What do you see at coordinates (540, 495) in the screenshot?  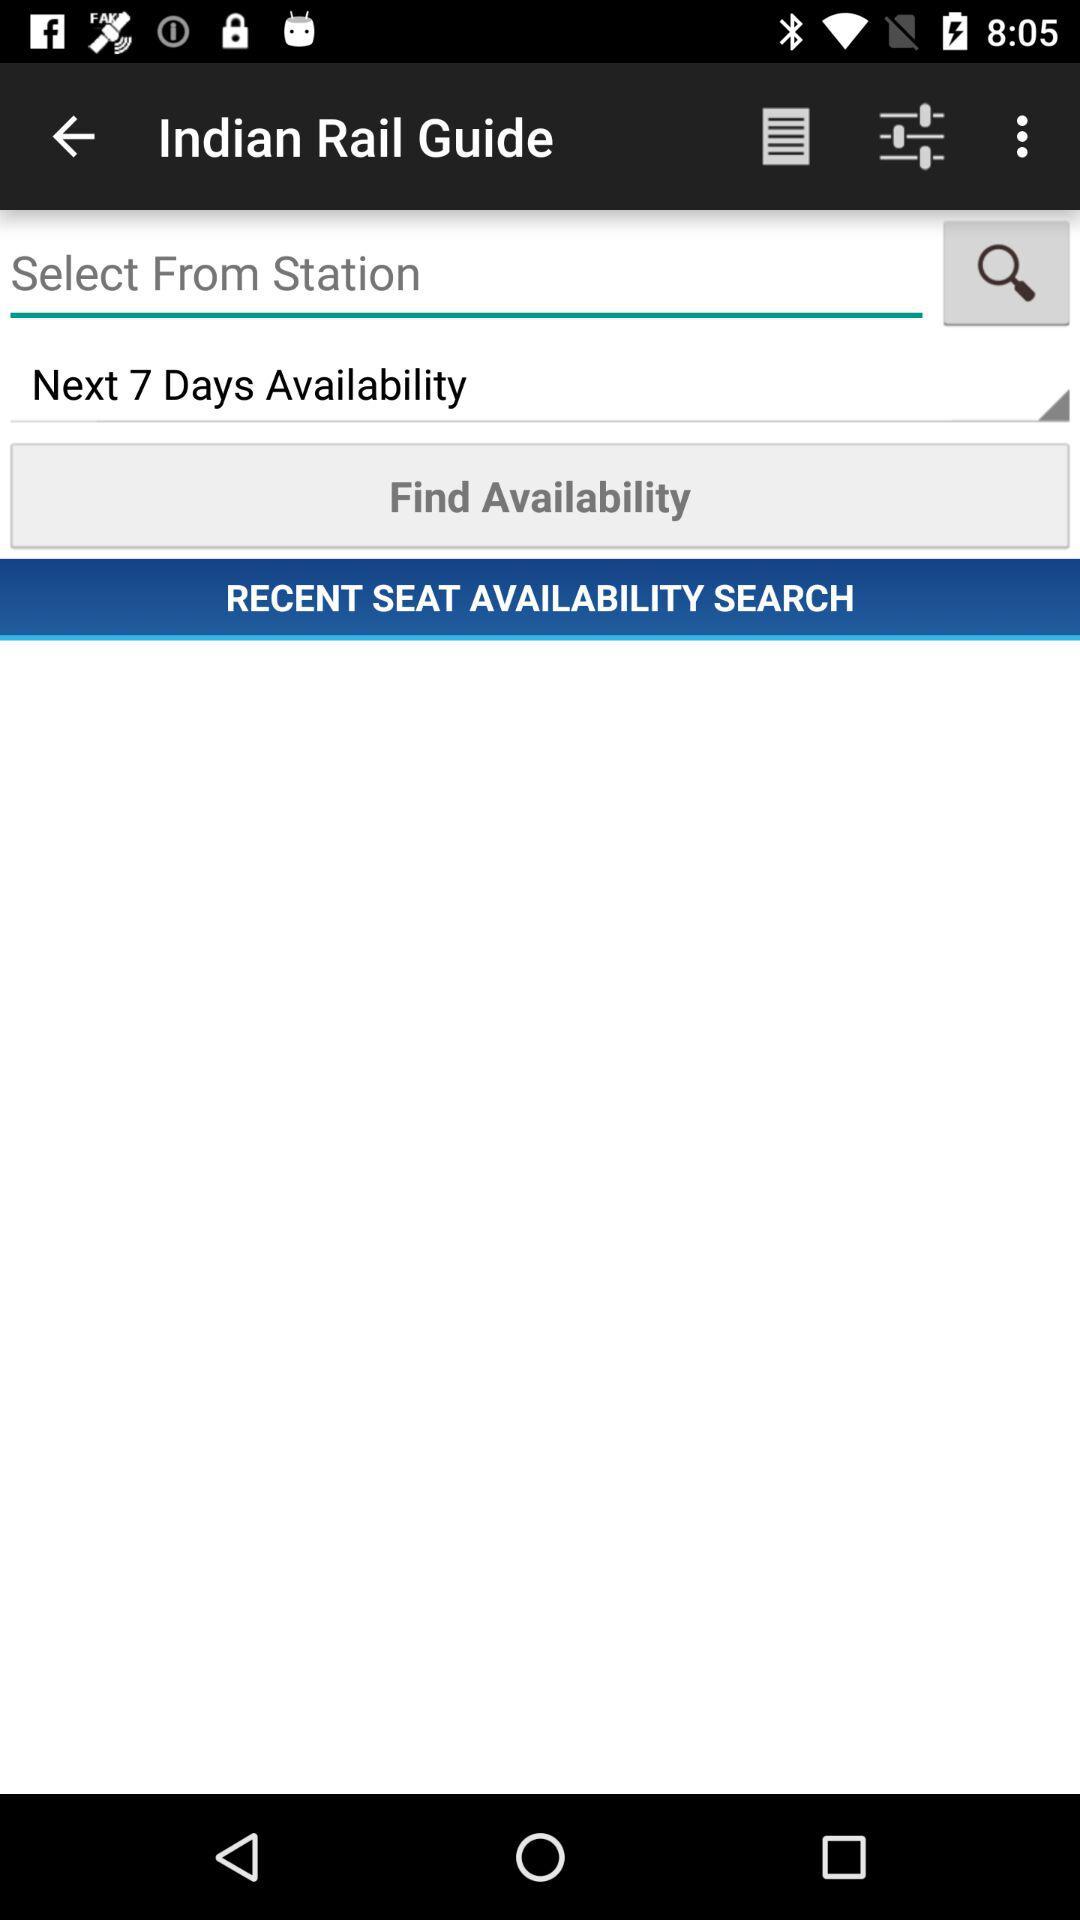 I see `the icon below next 7 days icon` at bounding box center [540, 495].